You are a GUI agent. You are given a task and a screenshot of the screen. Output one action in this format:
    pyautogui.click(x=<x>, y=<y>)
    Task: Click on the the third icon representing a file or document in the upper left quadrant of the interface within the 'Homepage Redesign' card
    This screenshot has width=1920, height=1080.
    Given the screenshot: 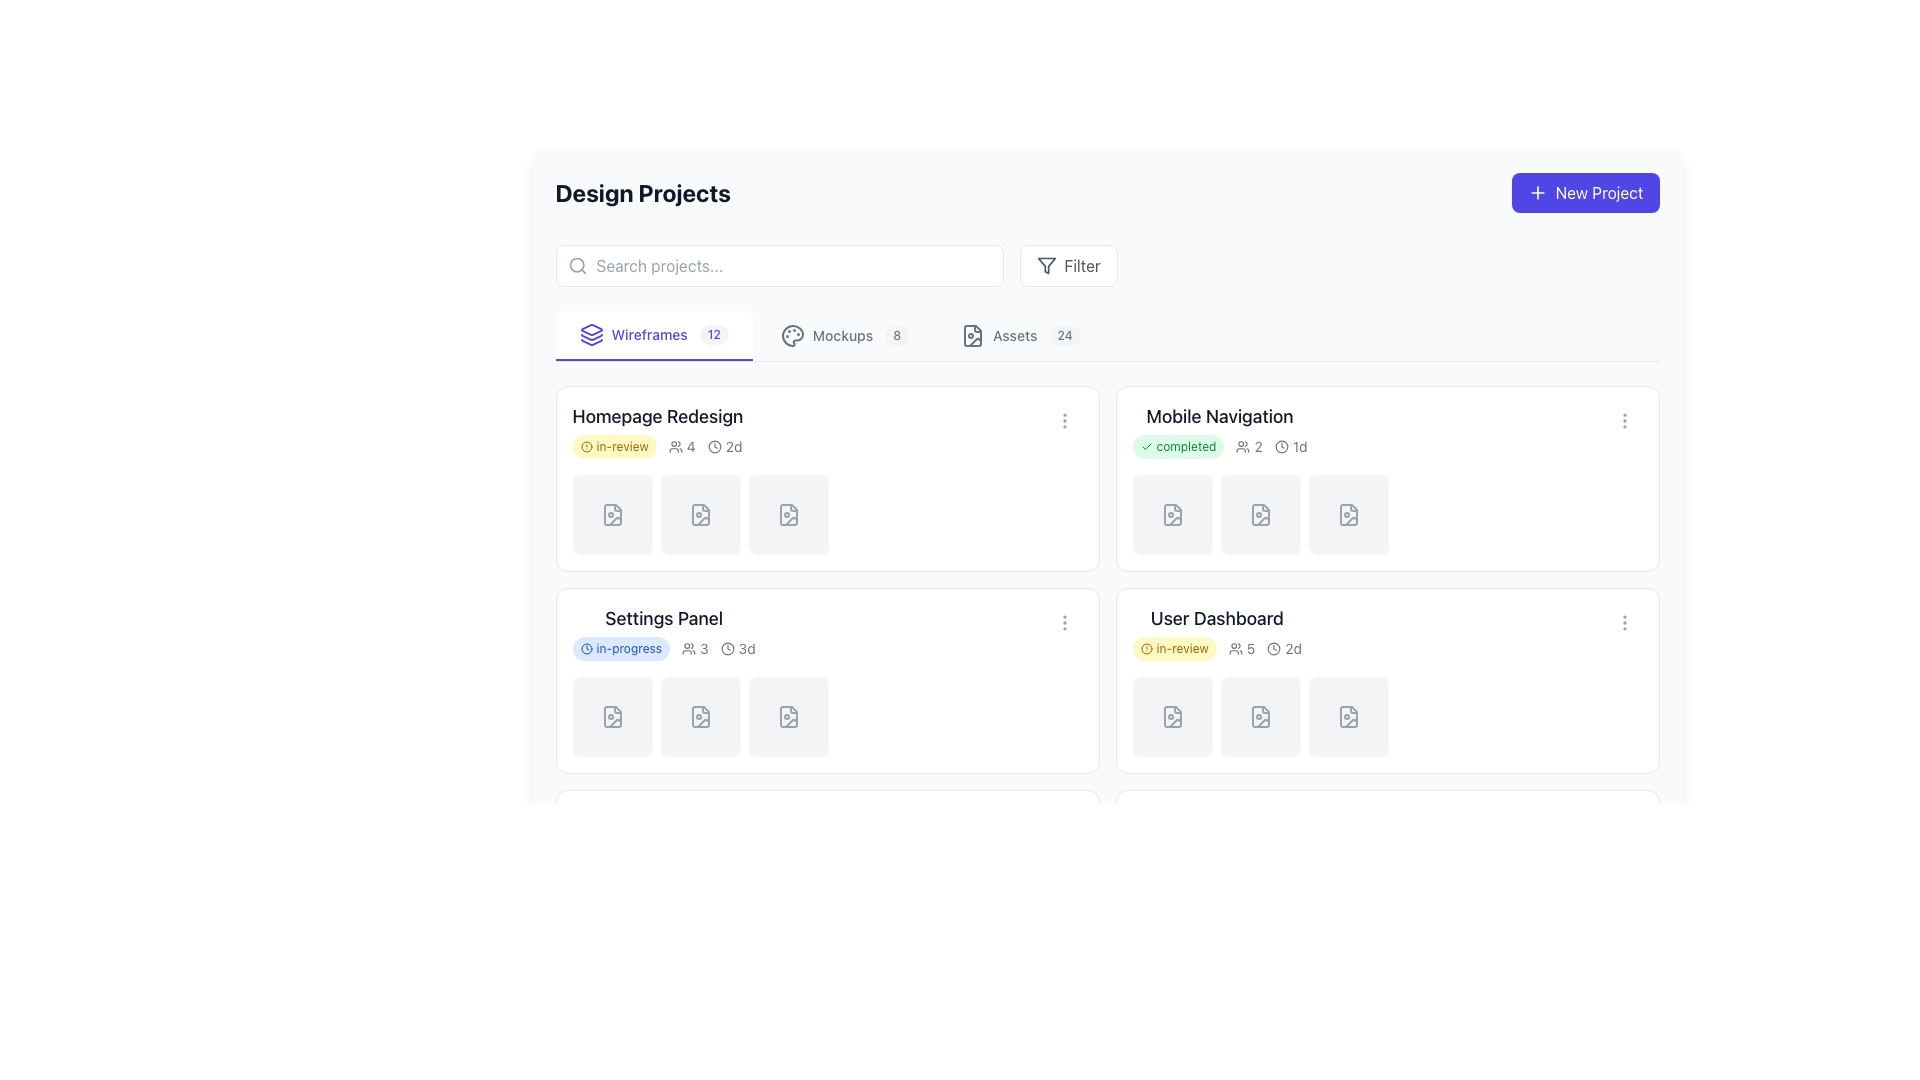 What is the action you would take?
    pyautogui.click(x=787, y=514)
    